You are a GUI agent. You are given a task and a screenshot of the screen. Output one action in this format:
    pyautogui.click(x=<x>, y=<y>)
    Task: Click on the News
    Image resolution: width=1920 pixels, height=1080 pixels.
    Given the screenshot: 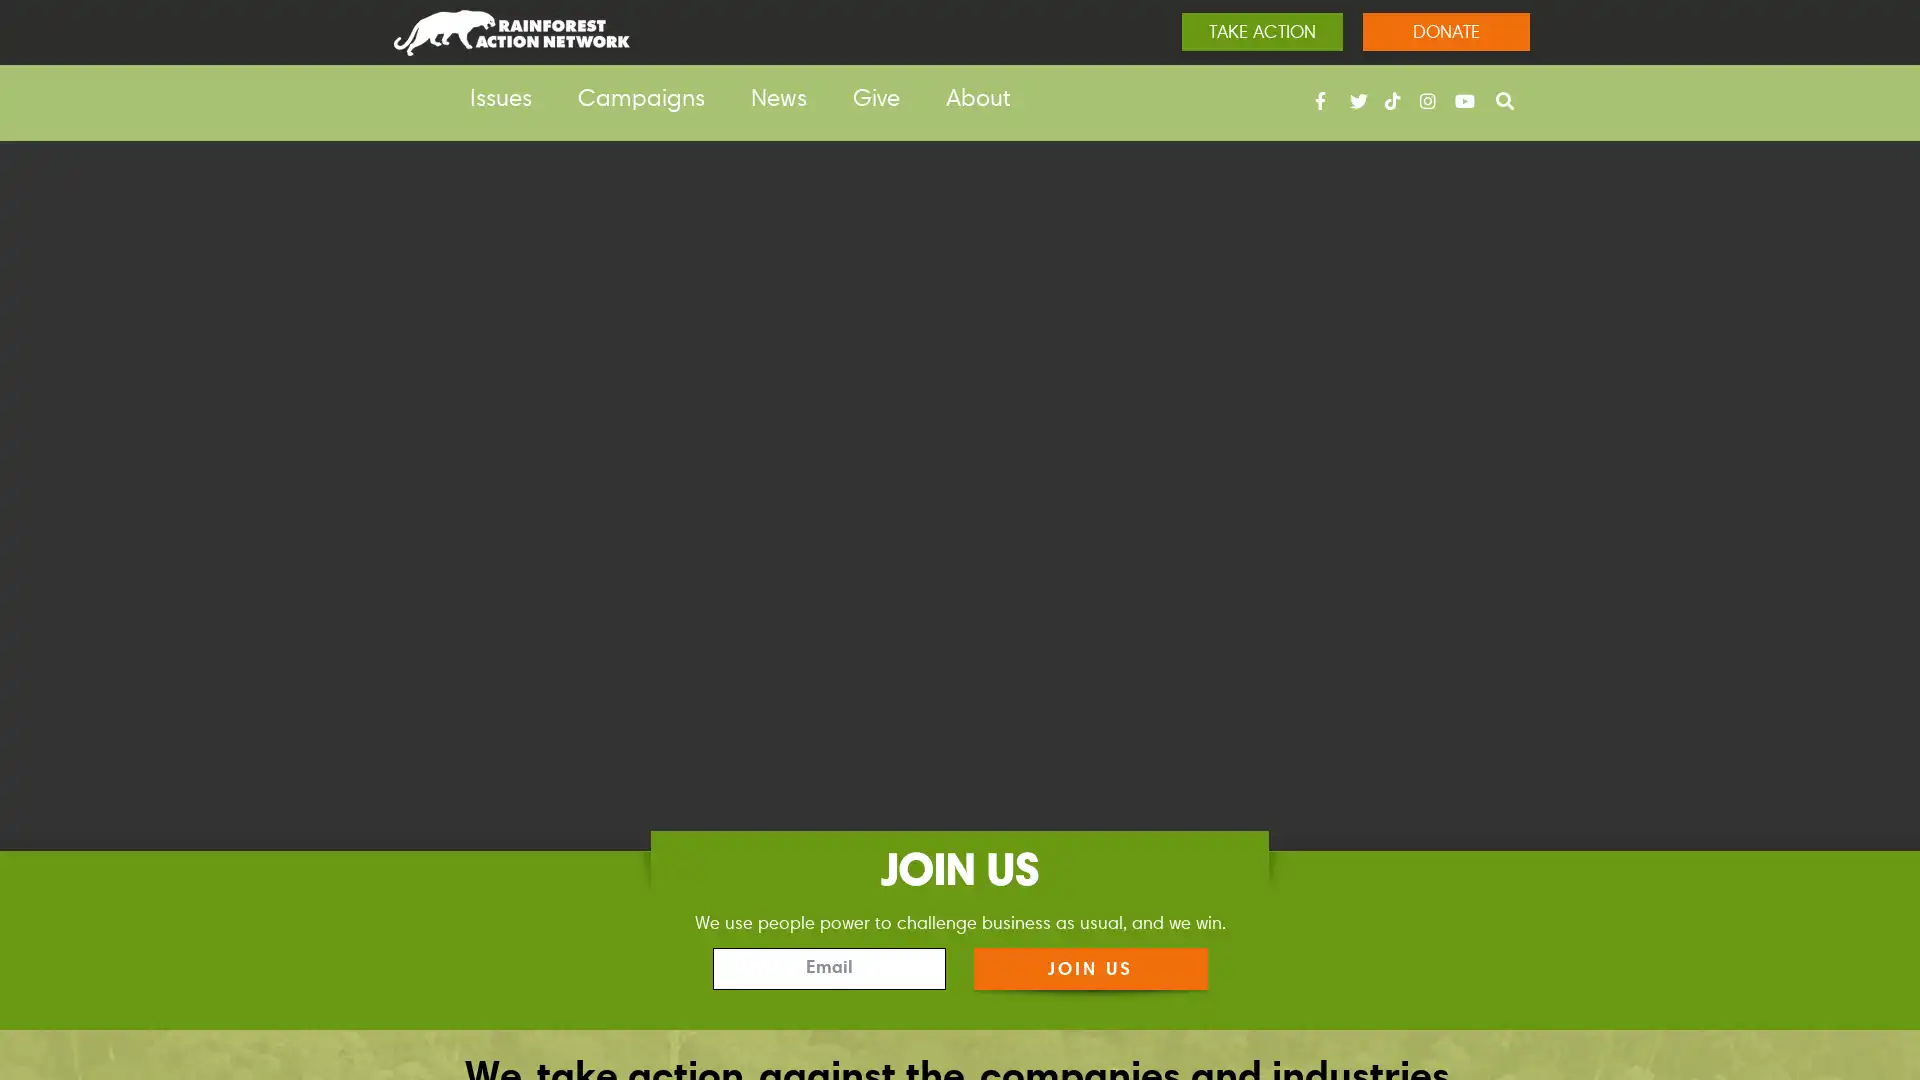 What is the action you would take?
    pyautogui.click(x=777, y=100)
    